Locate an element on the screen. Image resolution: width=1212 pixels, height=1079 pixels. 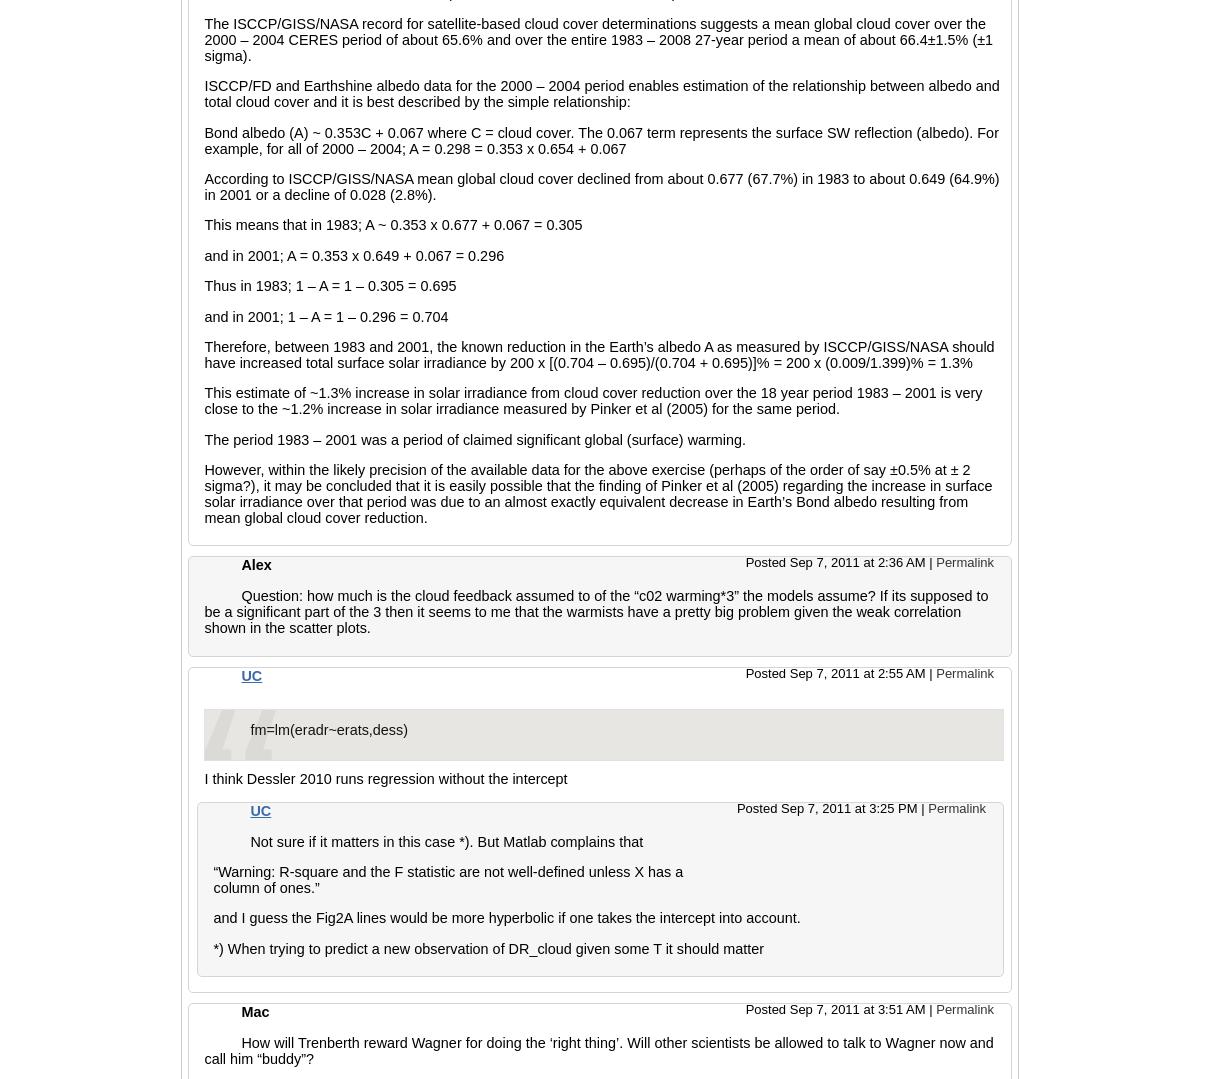
'Mac' is located at coordinates (255, 1011).